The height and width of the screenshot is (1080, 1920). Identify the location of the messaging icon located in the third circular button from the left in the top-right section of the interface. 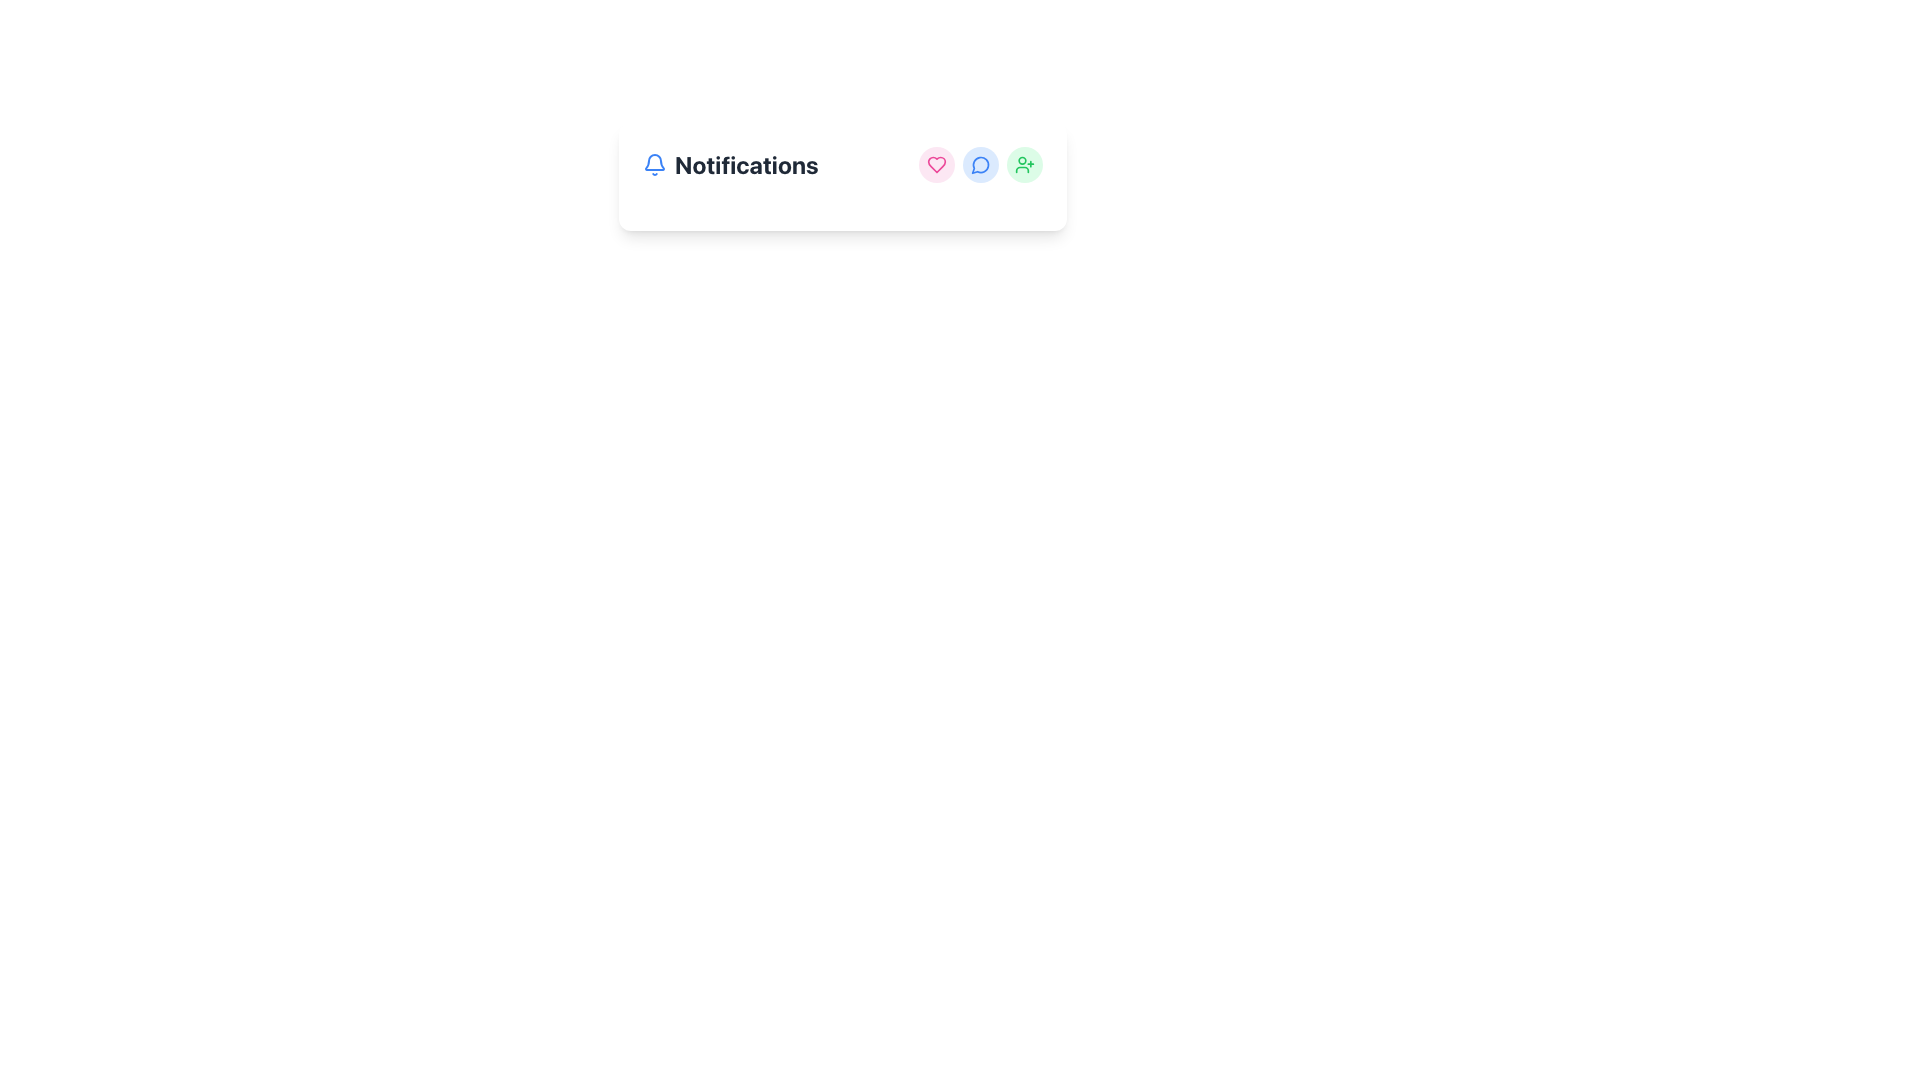
(980, 164).